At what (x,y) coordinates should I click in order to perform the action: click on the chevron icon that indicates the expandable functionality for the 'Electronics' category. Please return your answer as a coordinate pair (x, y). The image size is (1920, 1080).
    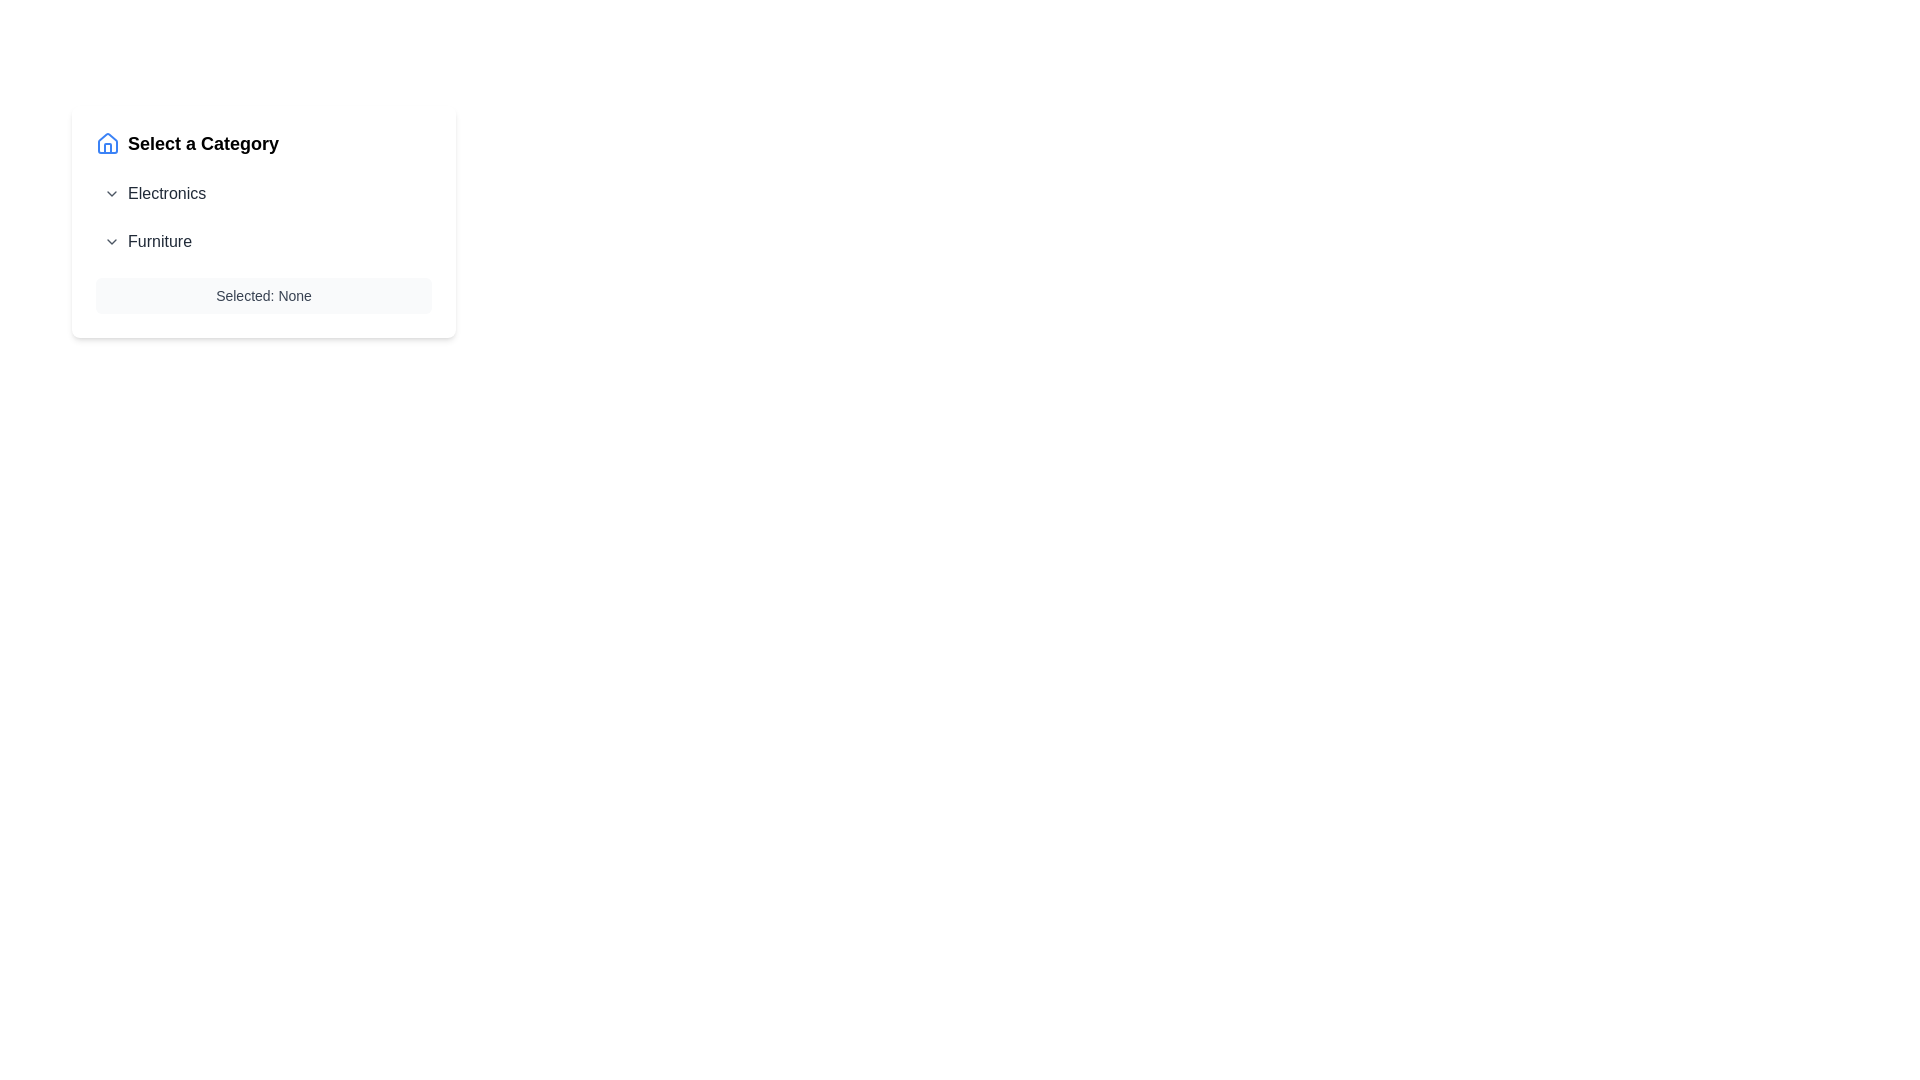
    Looking at the image, I should click on (110, 193).